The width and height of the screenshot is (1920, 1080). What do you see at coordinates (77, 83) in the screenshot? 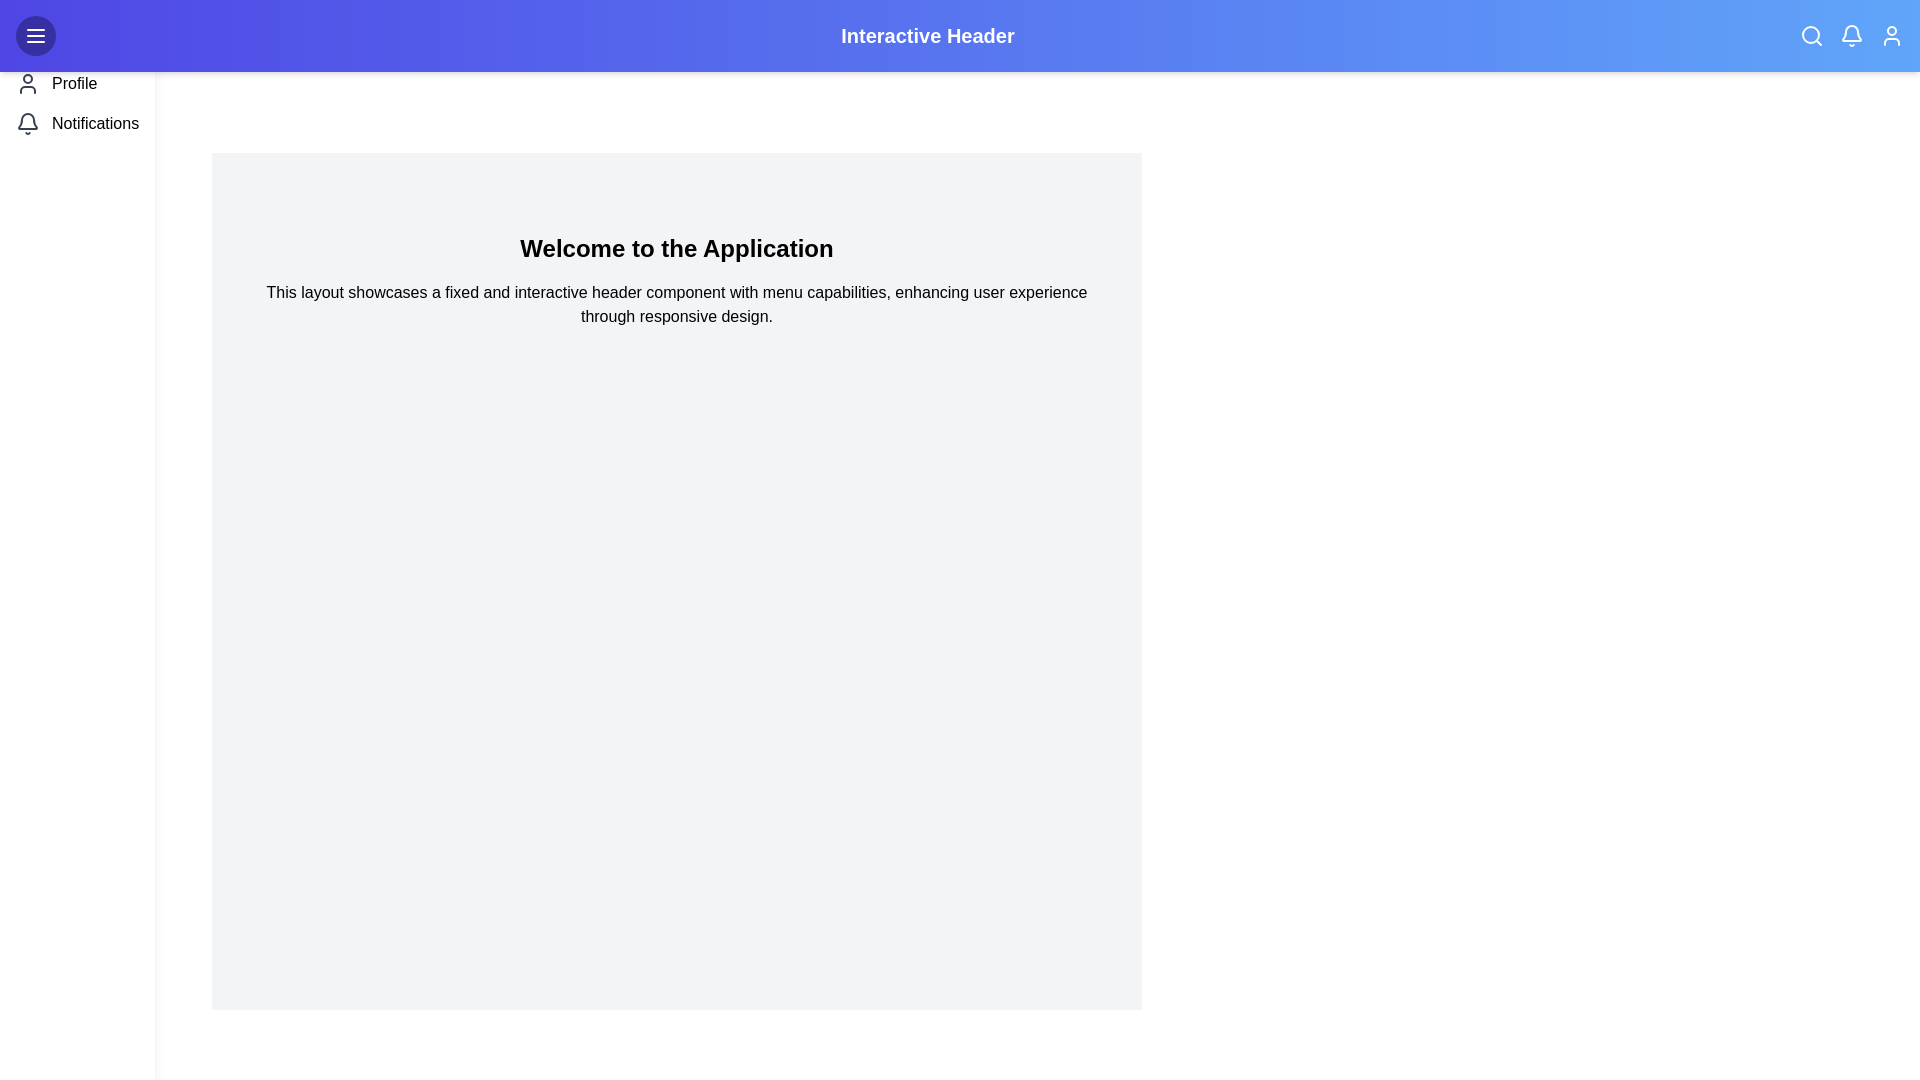
I see `the 'Profile' menu item` at bounding box center [77, 83].